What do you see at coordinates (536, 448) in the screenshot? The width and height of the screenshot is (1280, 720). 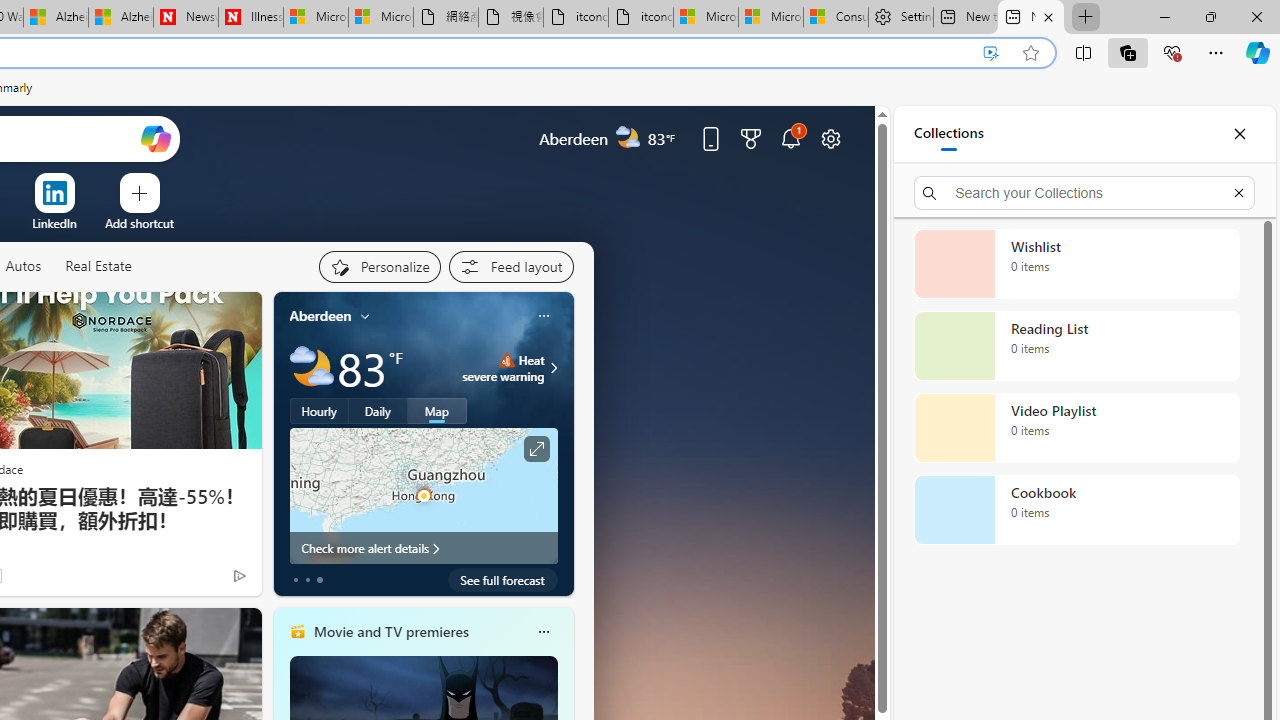 I see `'Click to see more information'` at bounding box center [536, 448].